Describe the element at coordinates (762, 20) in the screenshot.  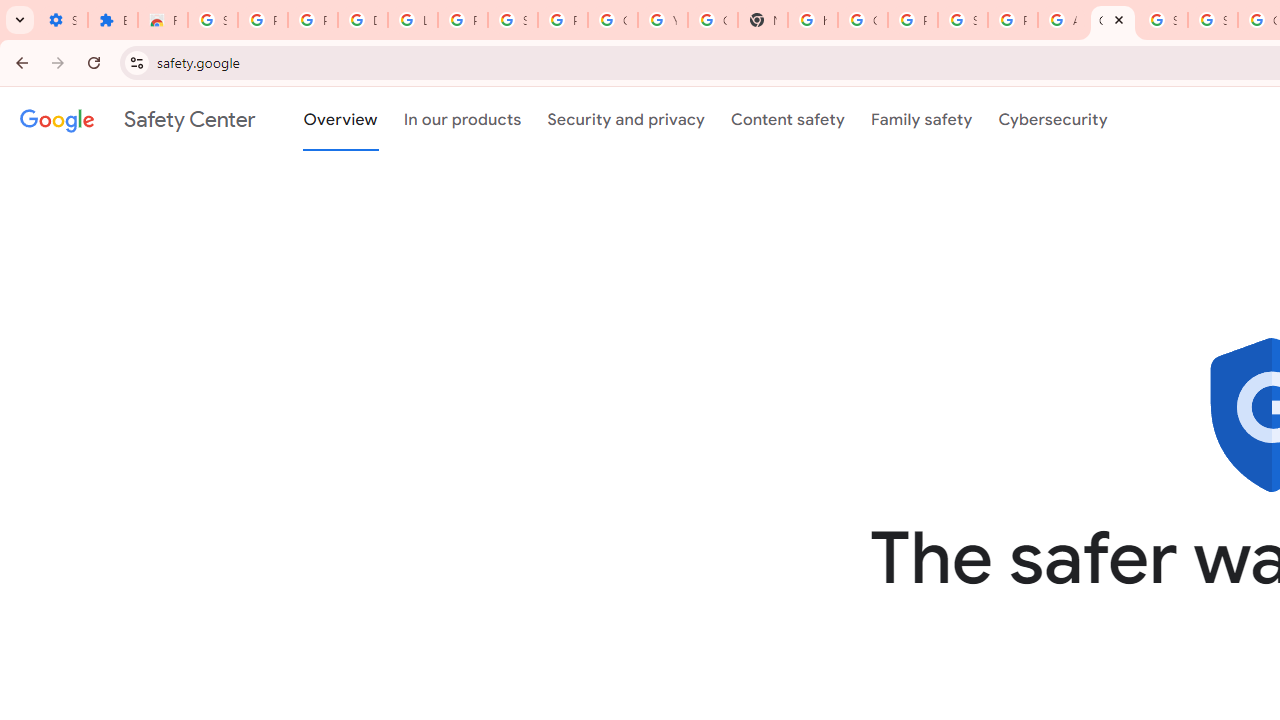
I see `'New Tab'` at that location.